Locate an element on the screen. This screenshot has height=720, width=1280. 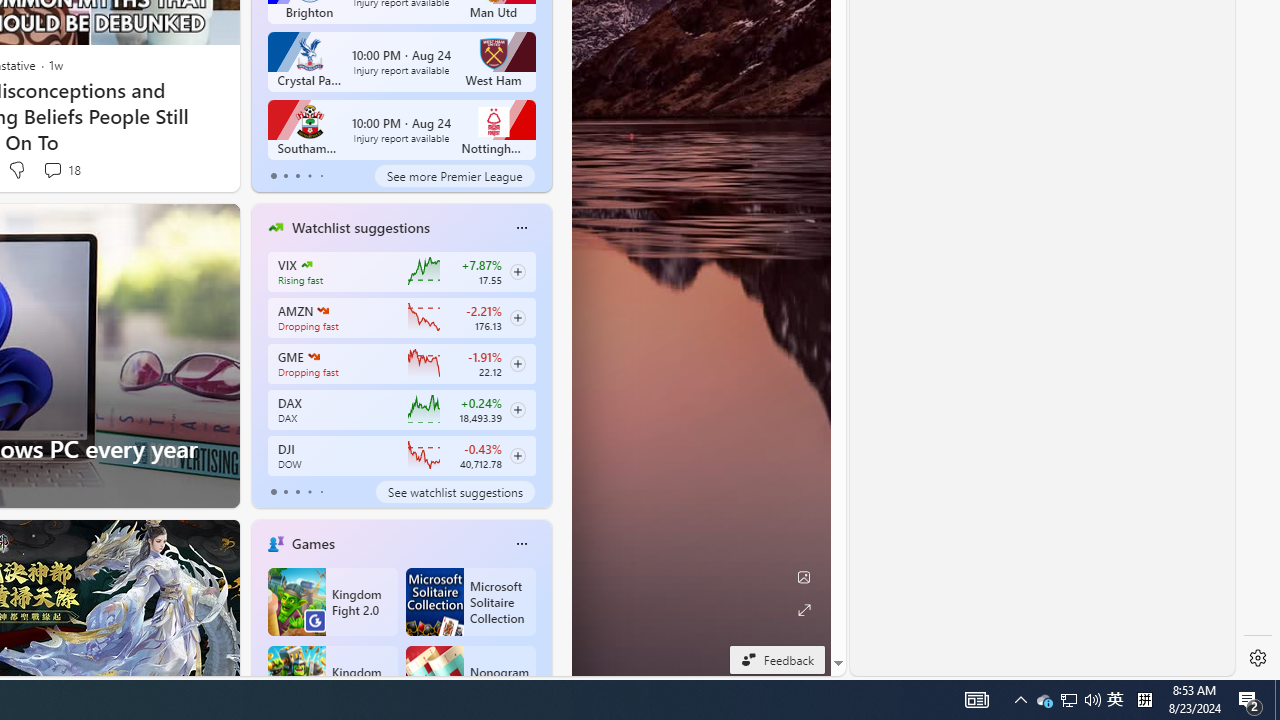
'tab-1' is located at coordinates (284, 492).